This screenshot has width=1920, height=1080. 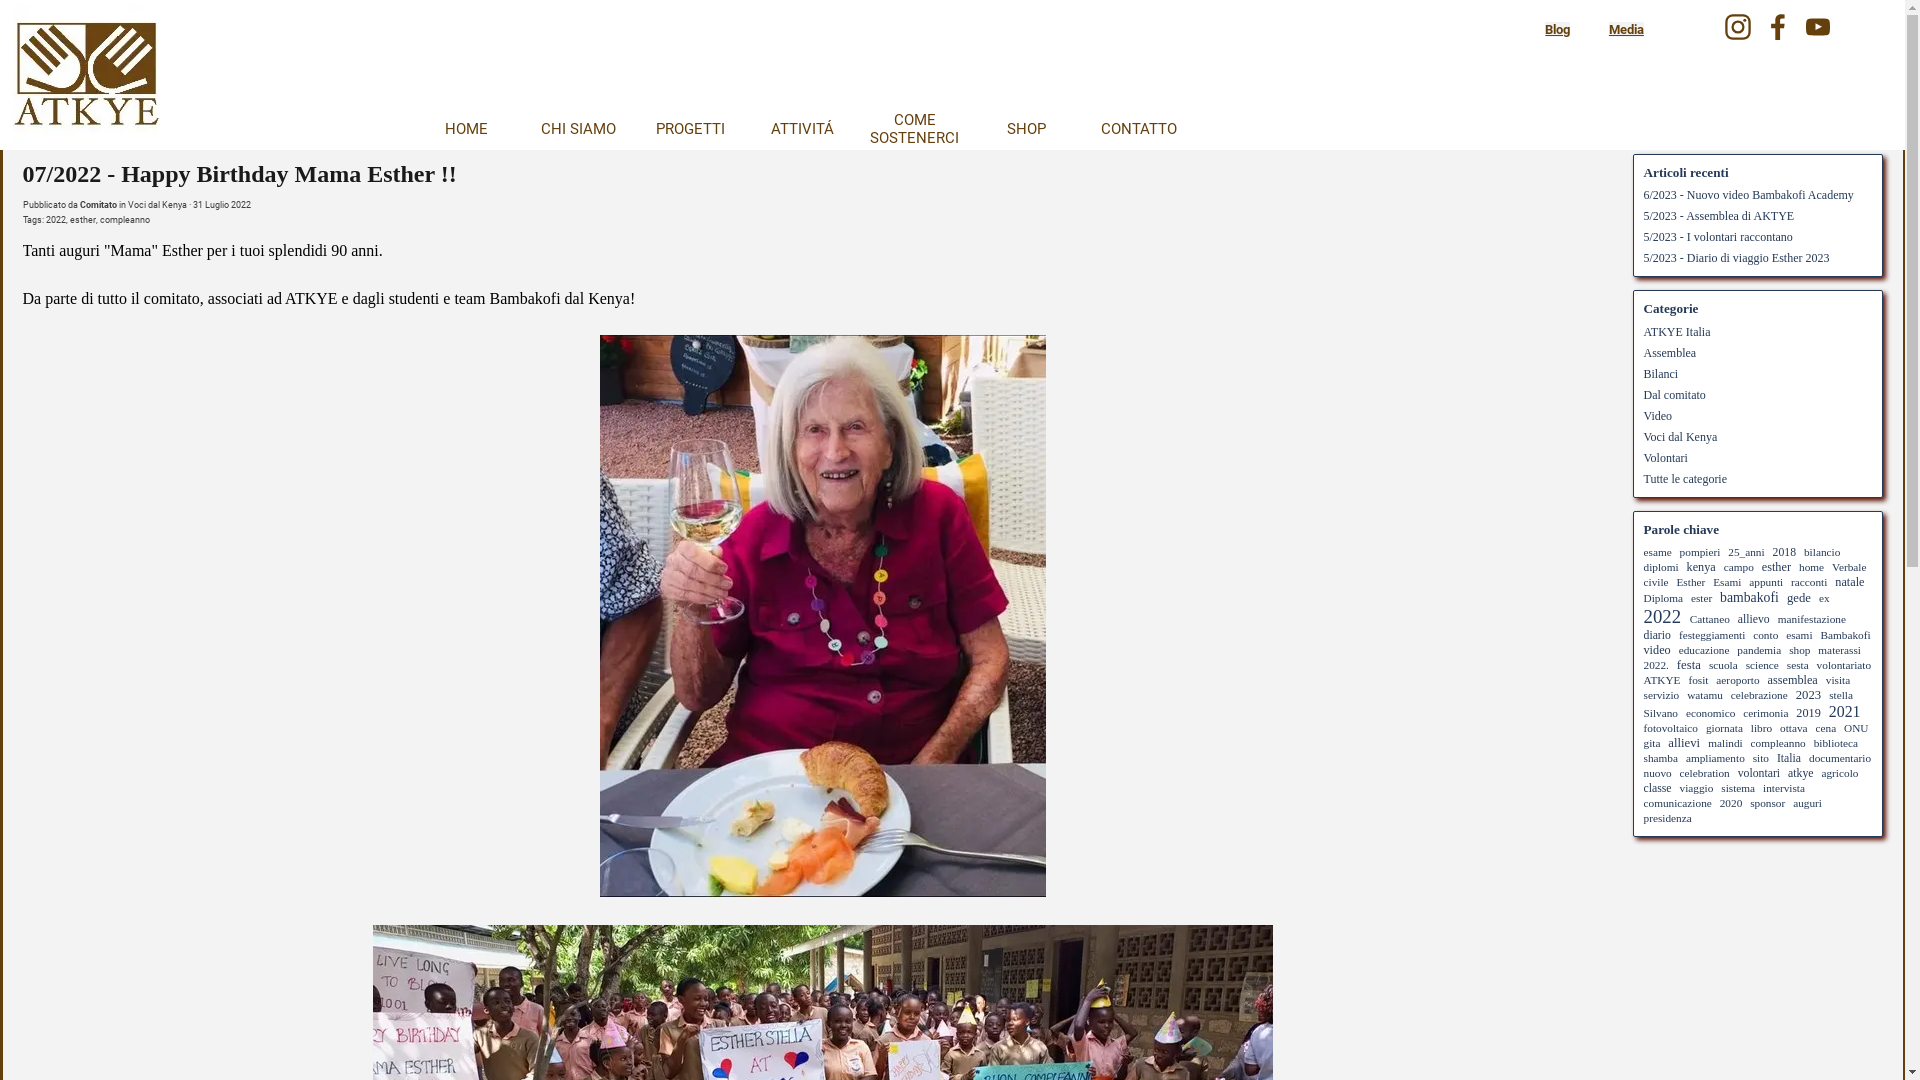 I want to click on 'biblioteca', so click(x=1836, y=743).